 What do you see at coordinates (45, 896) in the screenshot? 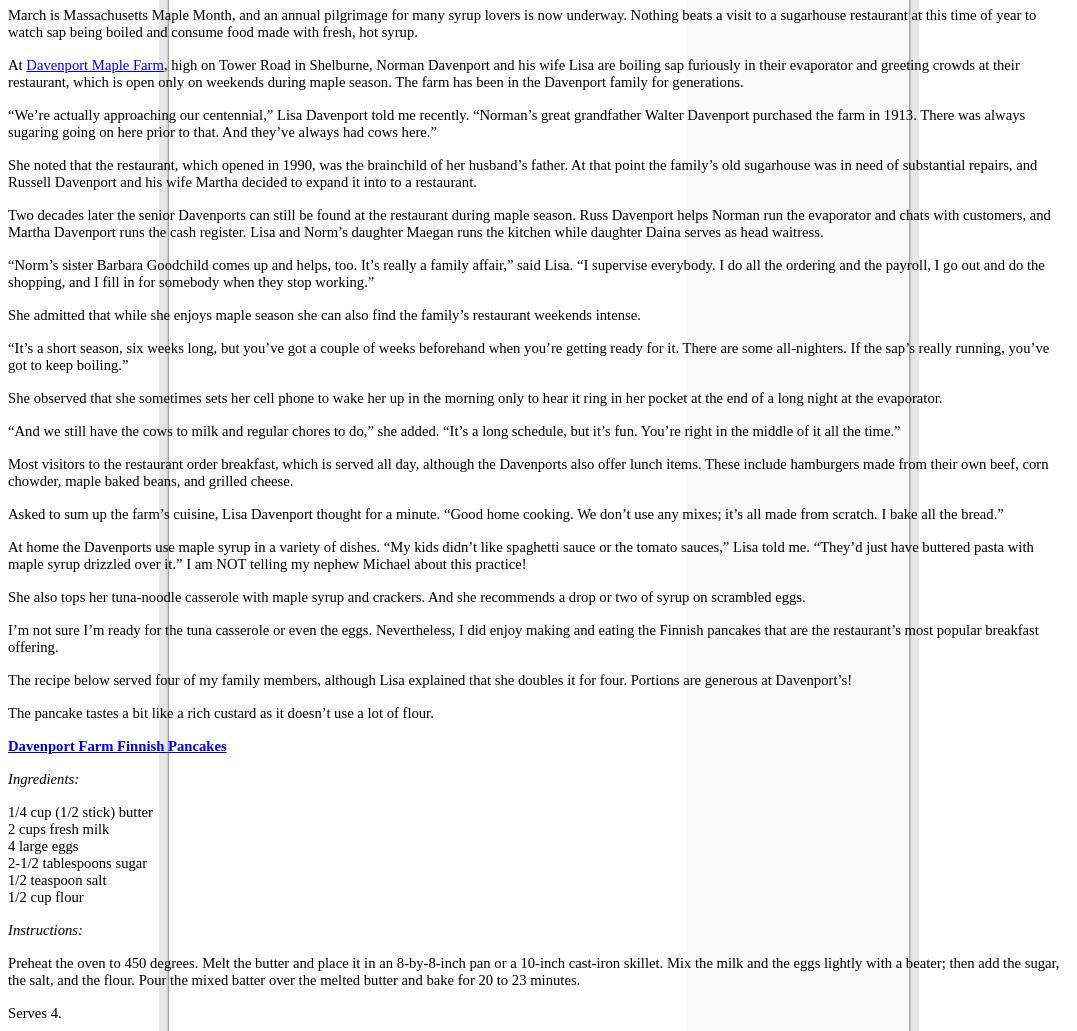
I see `'1/2 cup flour'` at bounding box center [45, 896].